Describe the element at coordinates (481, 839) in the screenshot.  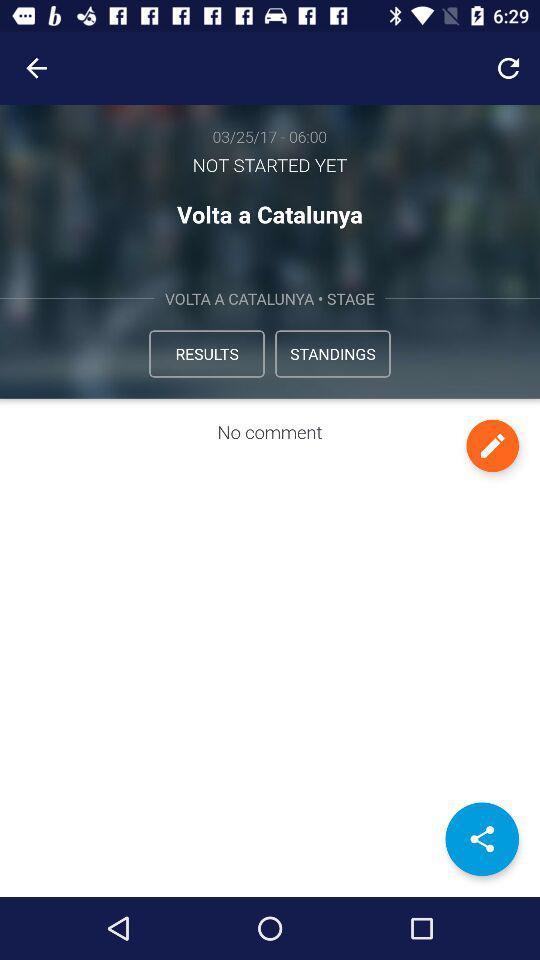
I see `the share icon` at that location.